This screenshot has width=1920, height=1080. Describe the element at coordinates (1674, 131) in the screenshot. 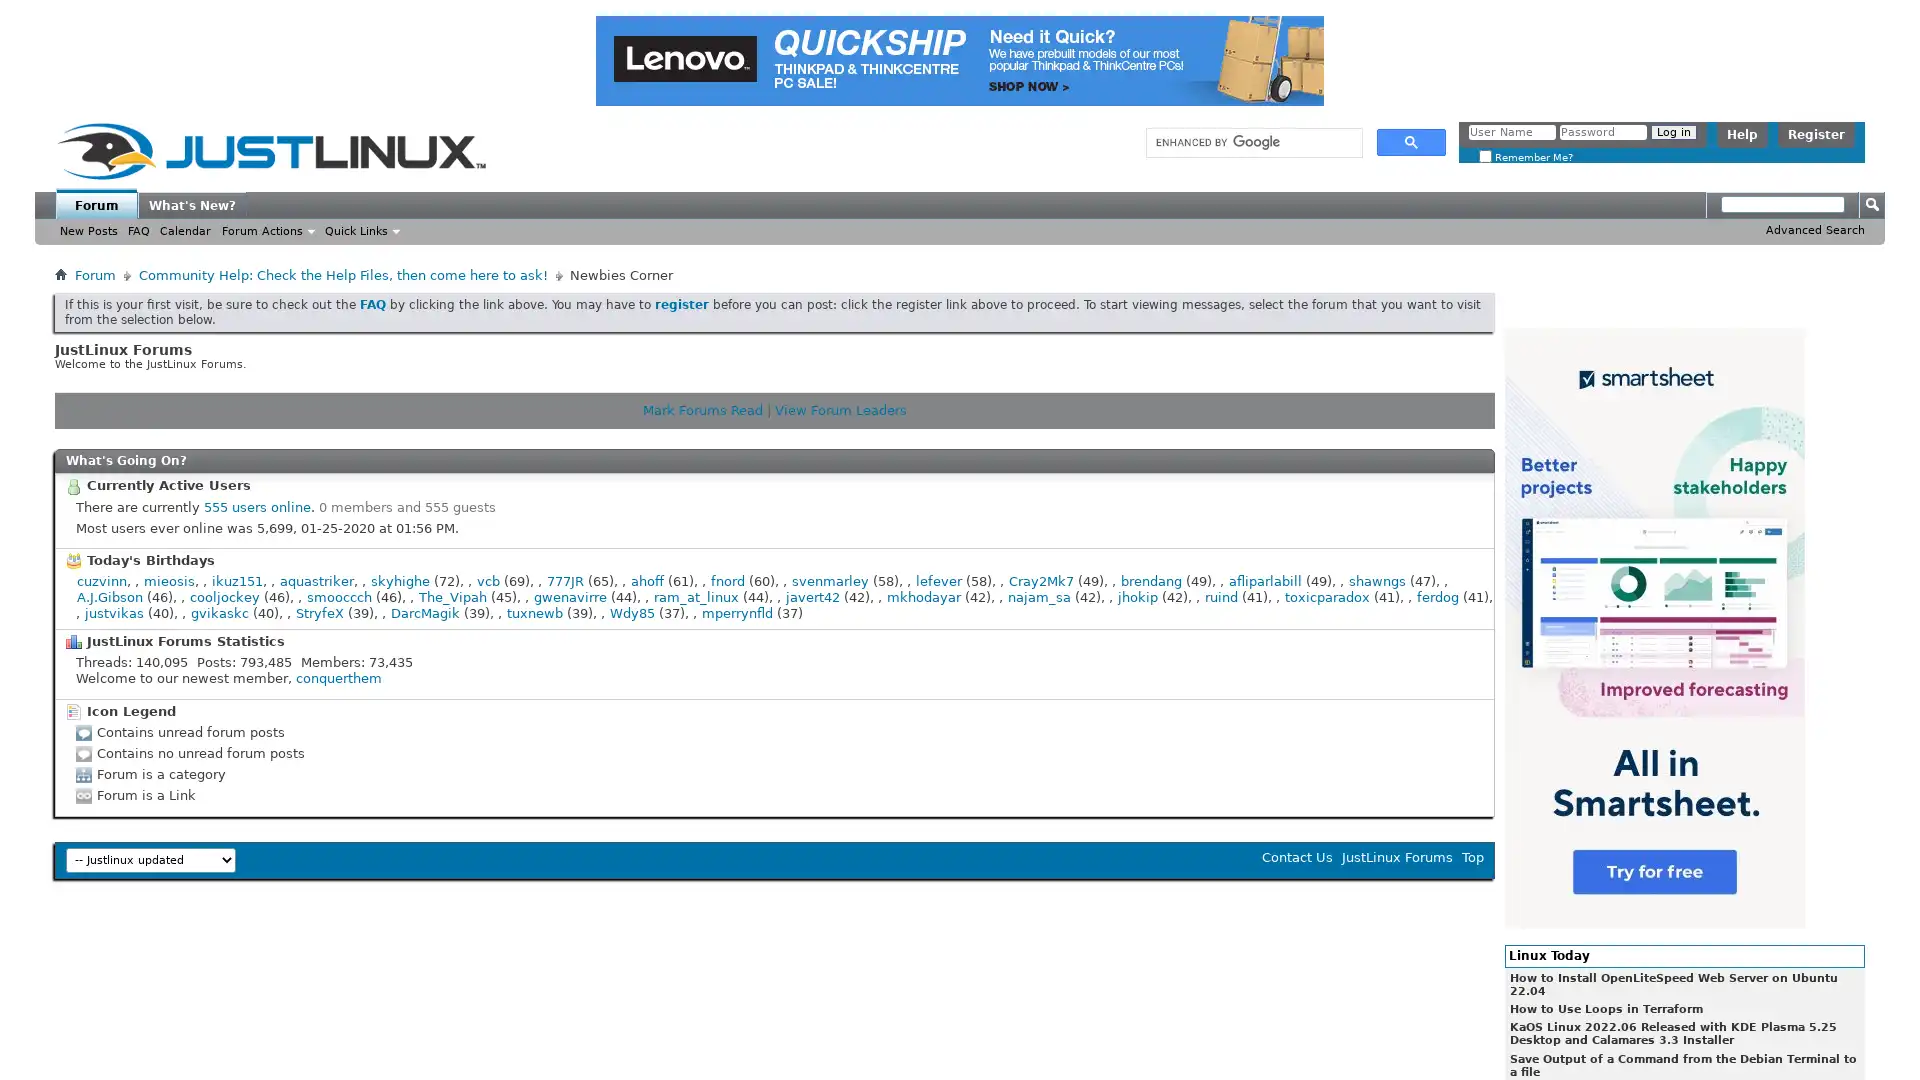

I see `Log in` at that location.